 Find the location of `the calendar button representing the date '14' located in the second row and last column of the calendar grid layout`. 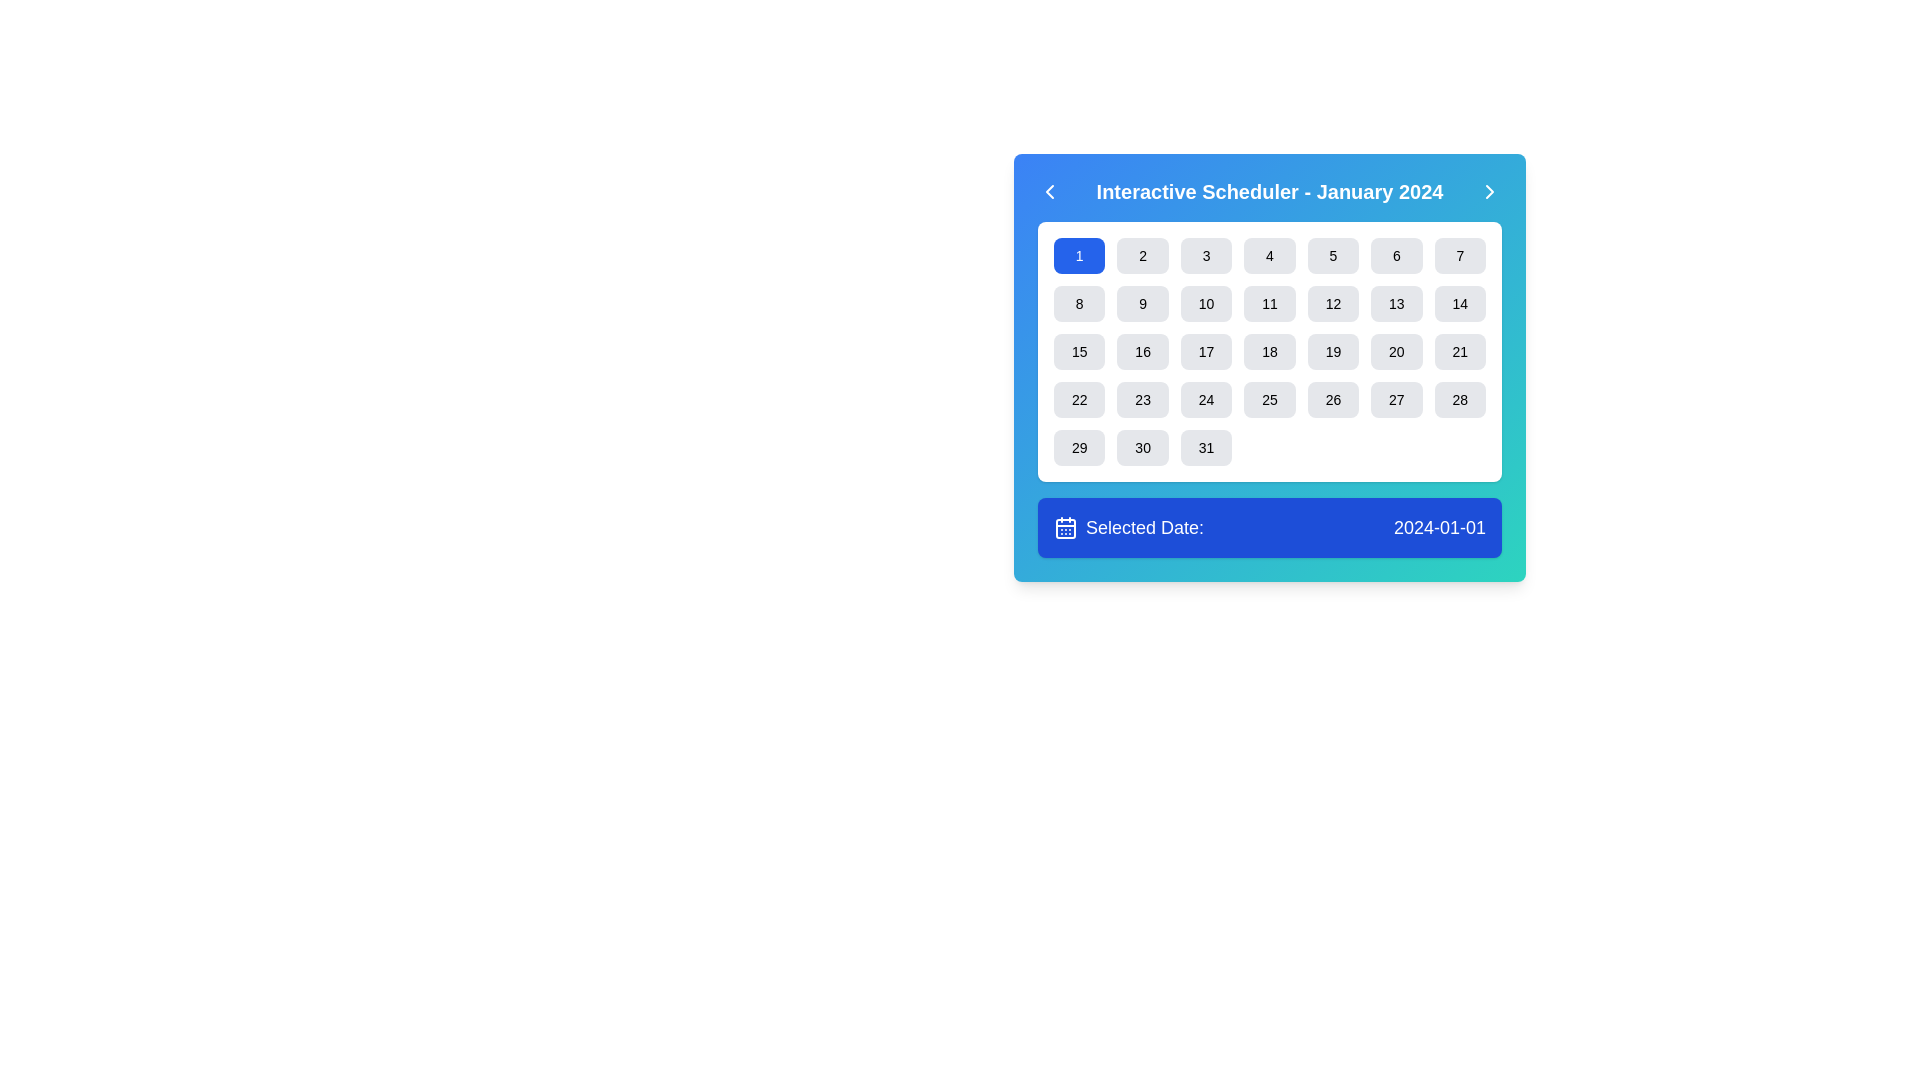

the calendar button representing the date '14' located in the second row and last column of the calendar grid layout is located at coordinates (1460, 304).